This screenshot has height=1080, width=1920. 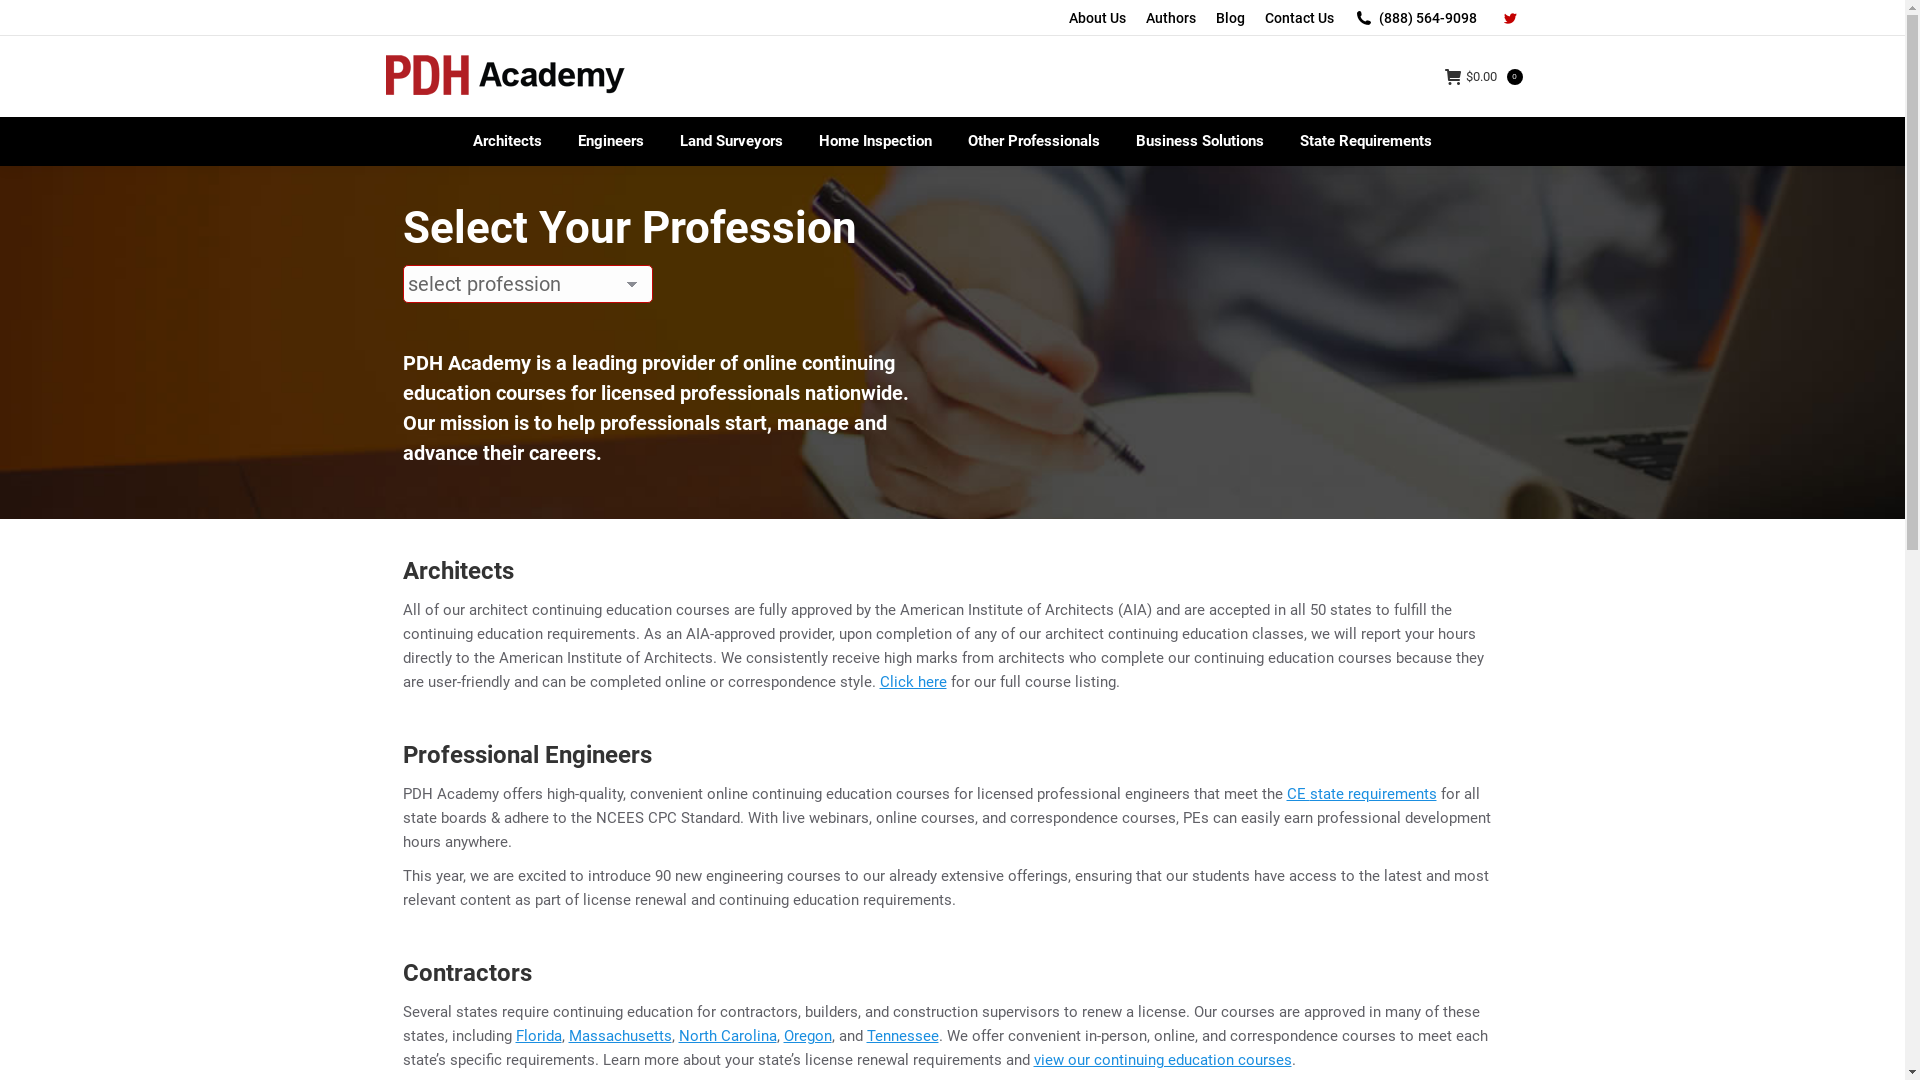 I want to click on 'Florida', so click(x=515, y=1035).